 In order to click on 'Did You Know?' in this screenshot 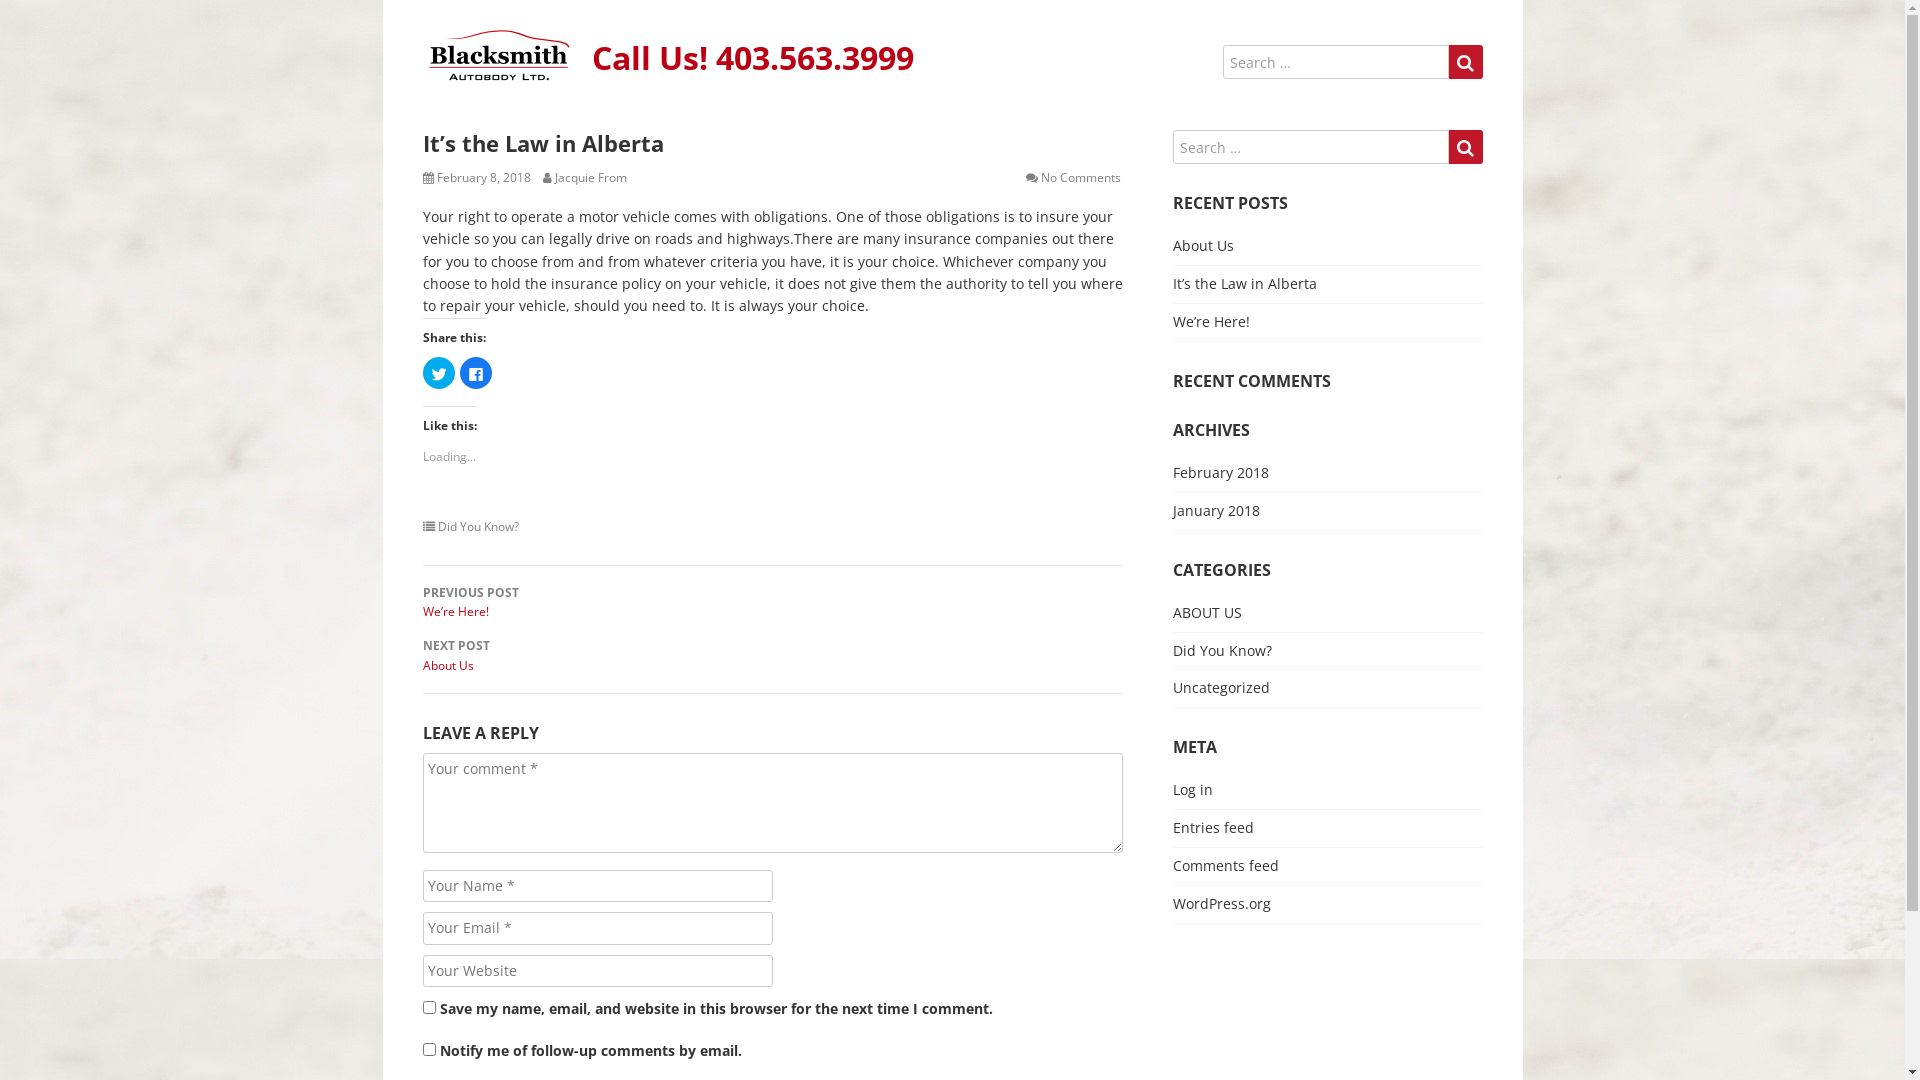, I will do `click(1220, 650)`.